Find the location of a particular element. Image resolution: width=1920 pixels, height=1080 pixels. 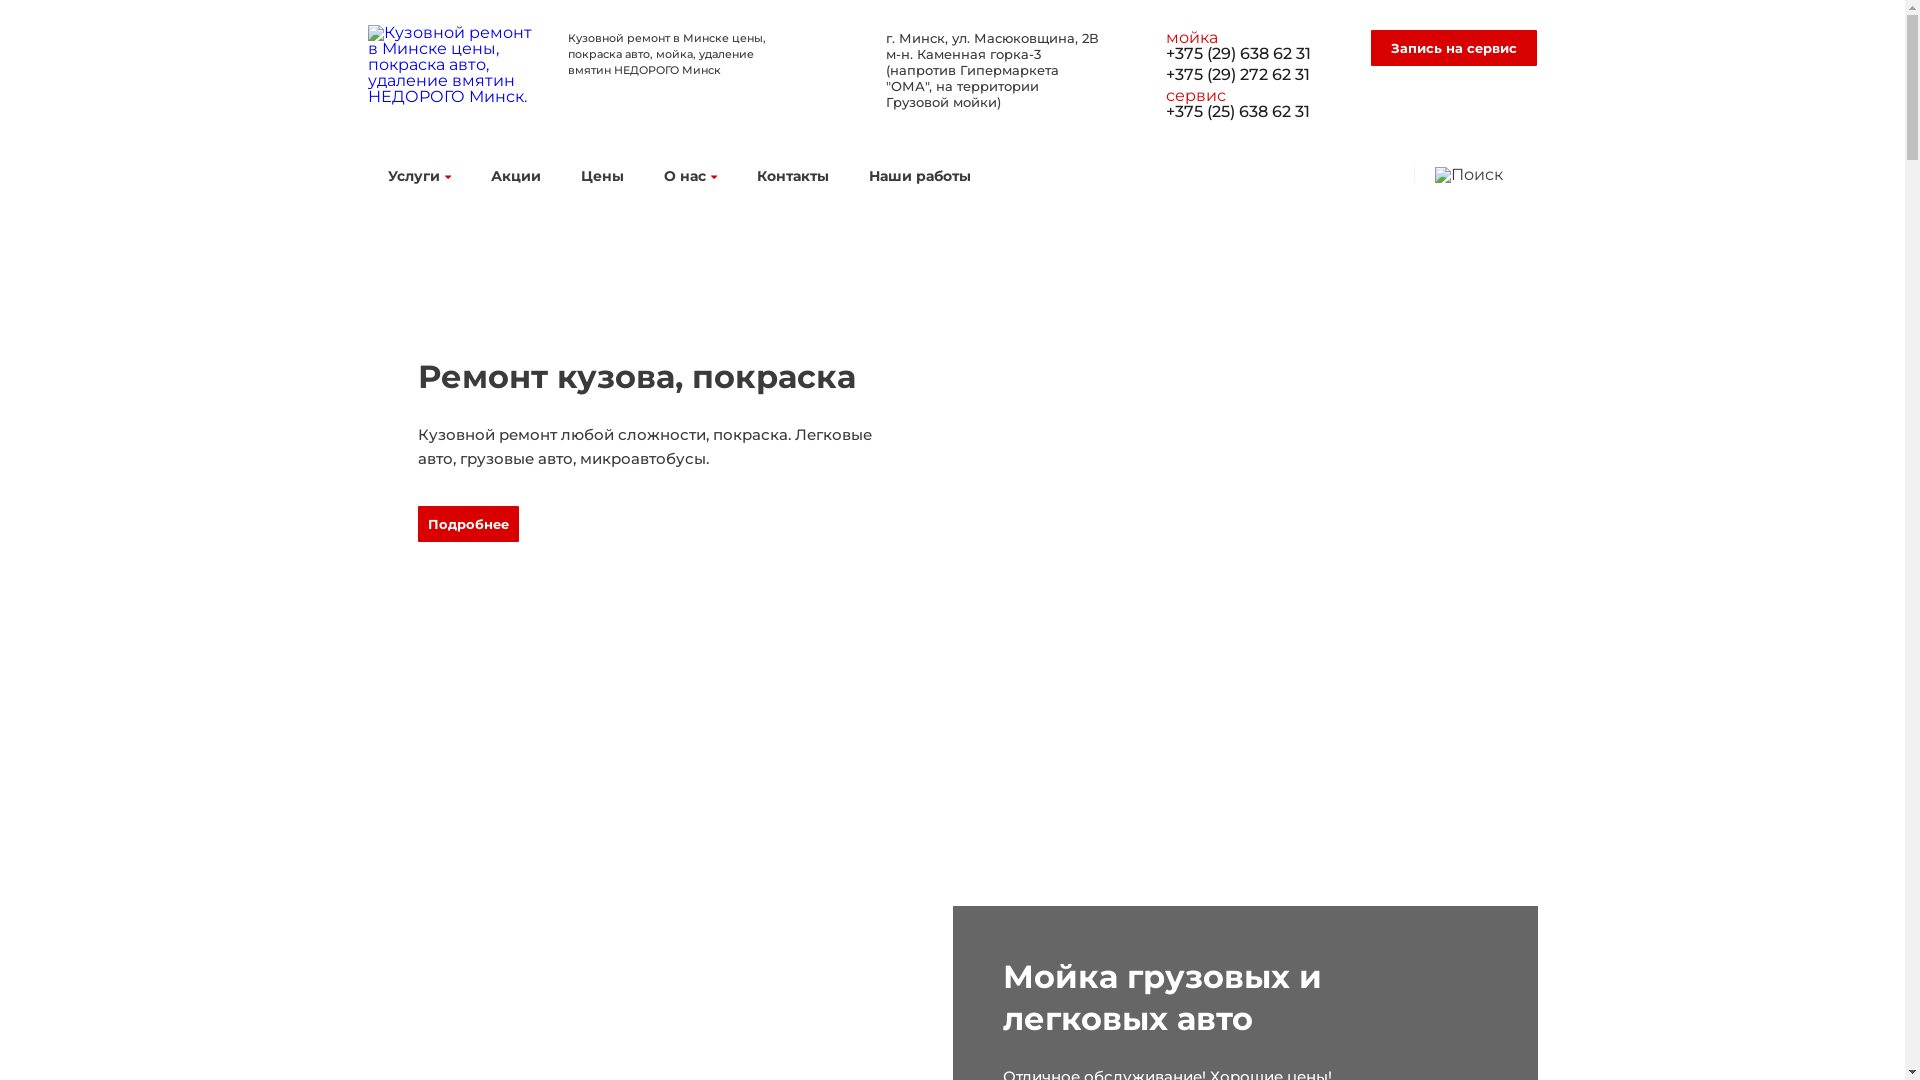

'+375 (29) 638 62 31' is located at coordinates (1166, 61).